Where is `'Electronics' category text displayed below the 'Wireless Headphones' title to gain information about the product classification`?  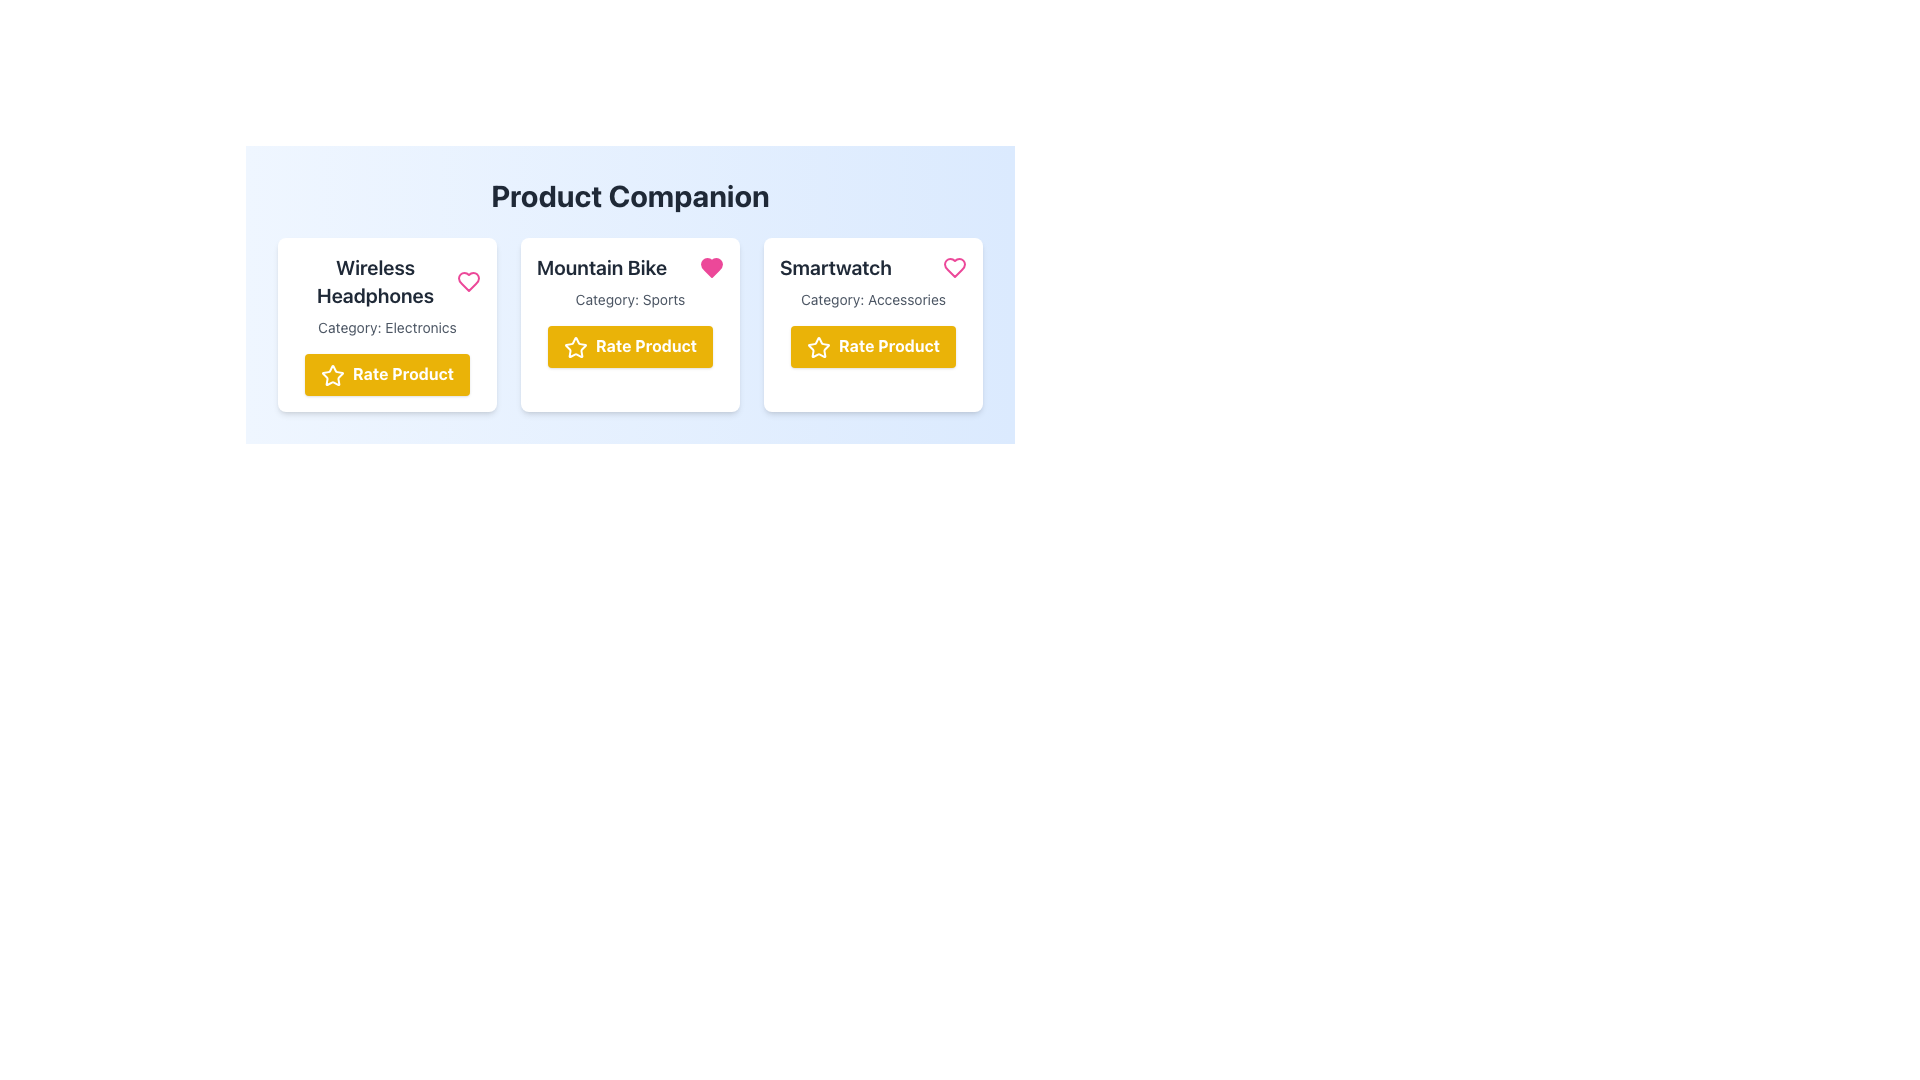 'Electronics' category text displayed below the 'Wireless Headphones' title to gain information about the product classification is located at coordinates (387, 326).